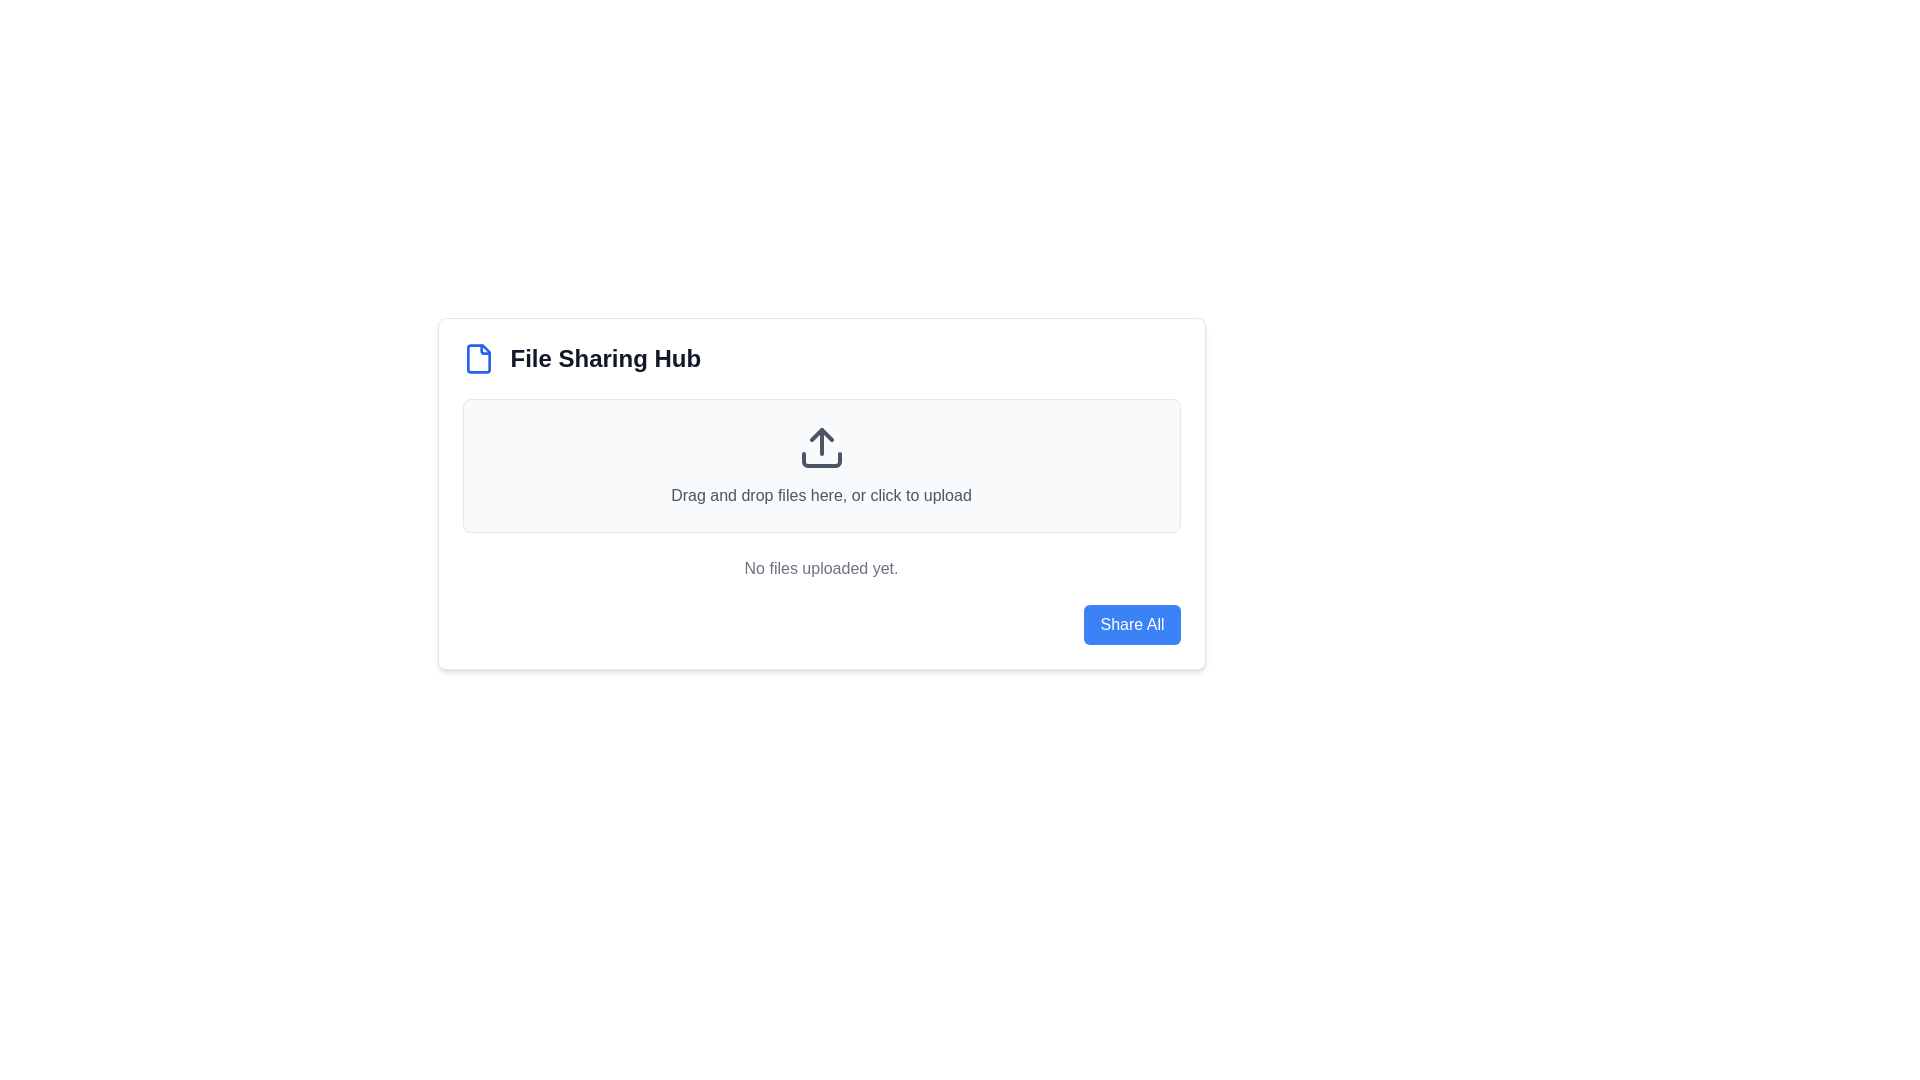 This screenshot has height=1080, width=1920. I want to click on text content of the label that says 'Drag and drop files here, or click to upload', which is styled in gray and located in the center of the light gray upload area, so click(821, 495).